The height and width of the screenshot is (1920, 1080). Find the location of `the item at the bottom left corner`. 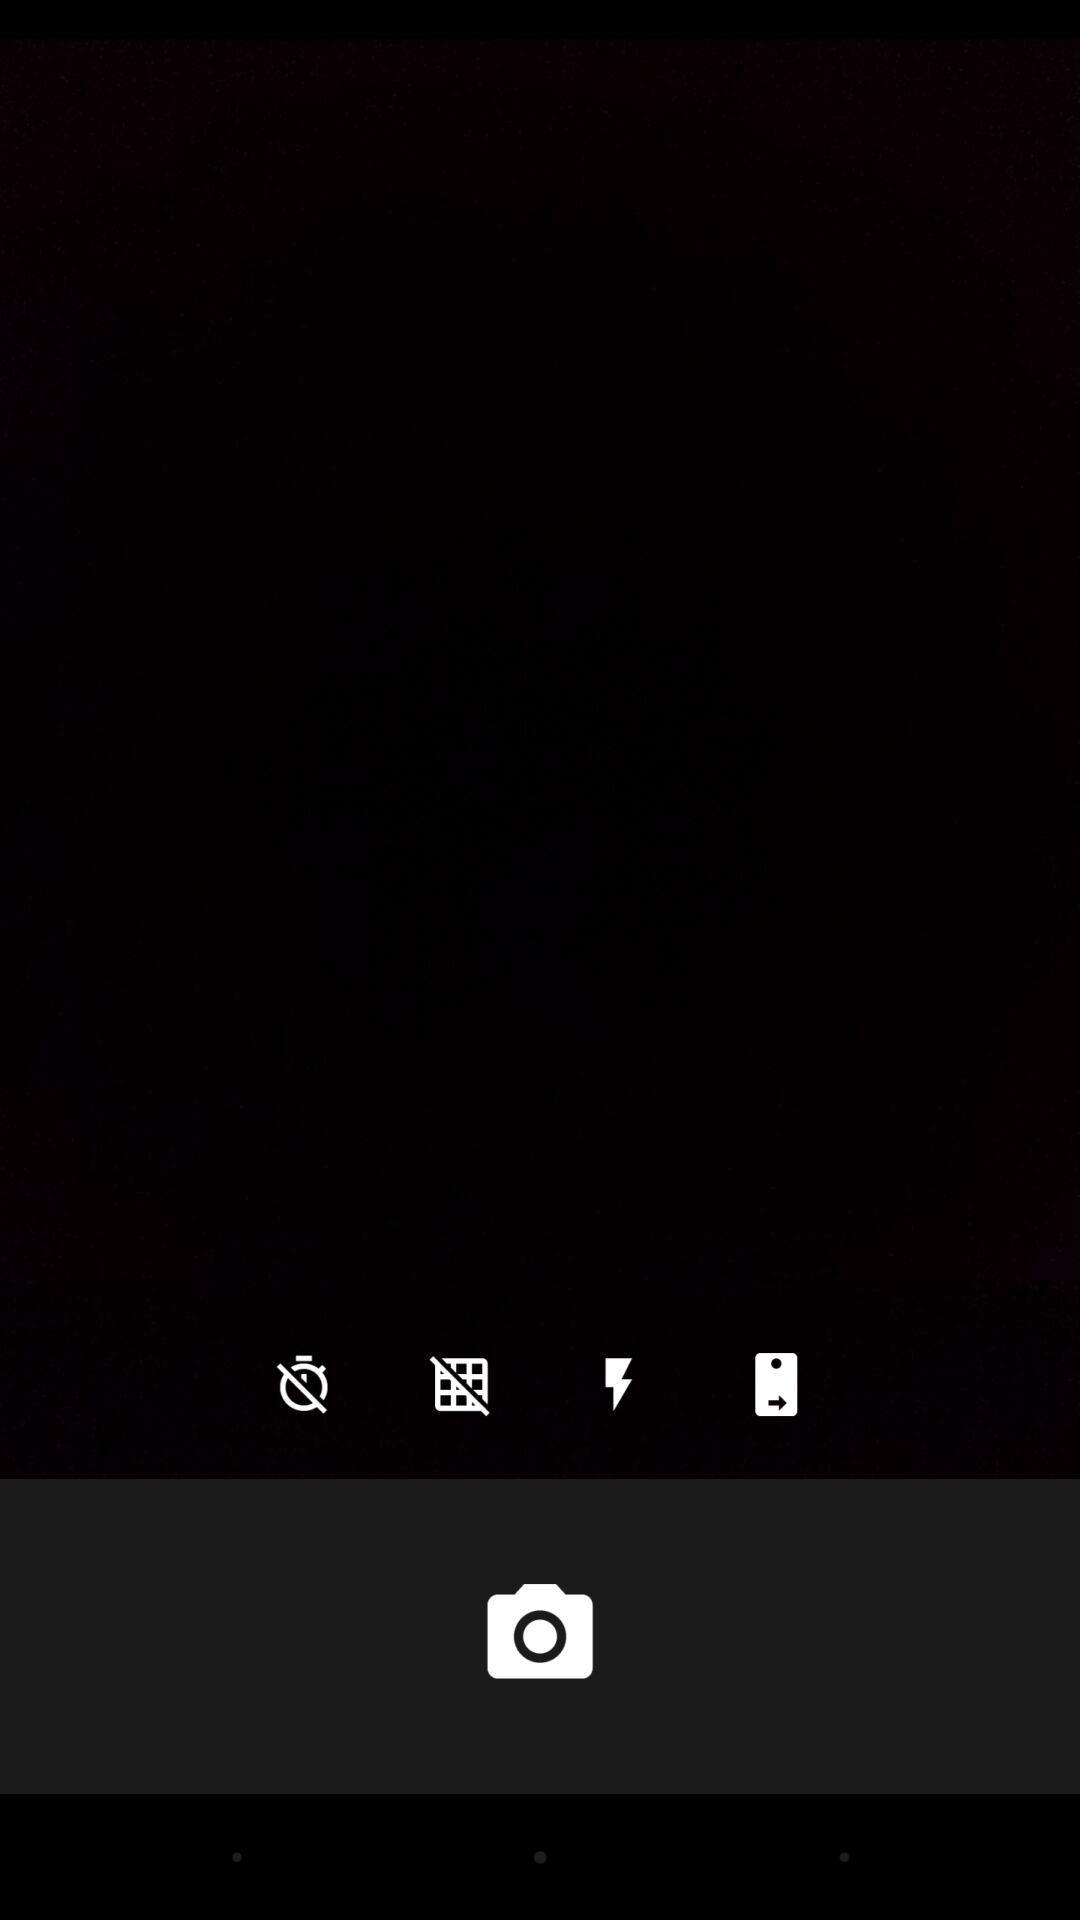

the item at the bottom left corner is located at coordinates (303, 1383).